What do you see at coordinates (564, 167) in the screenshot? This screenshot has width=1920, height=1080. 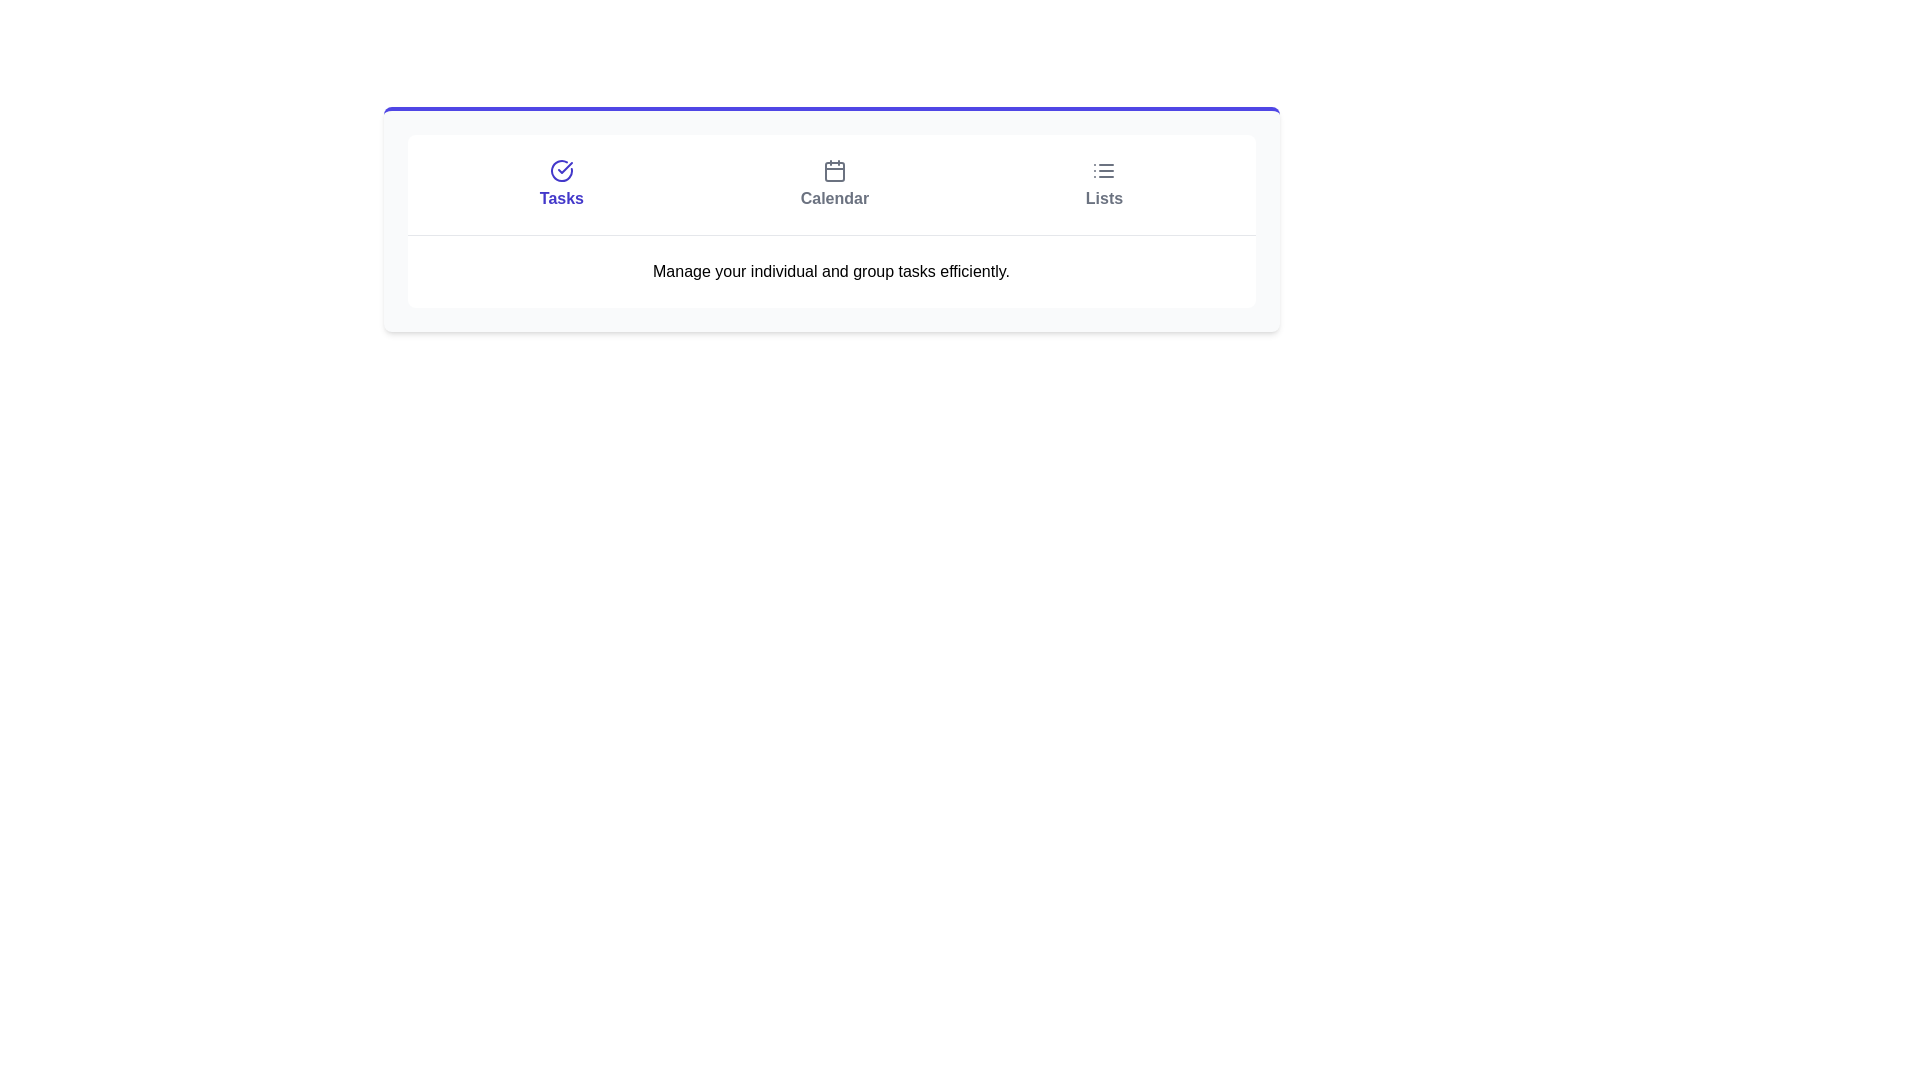 I see `the decorative icon within the circular SVG graphic located at the top-left corner of the web interface, under the 'Tasks' label` at bounding box center [564, 167].